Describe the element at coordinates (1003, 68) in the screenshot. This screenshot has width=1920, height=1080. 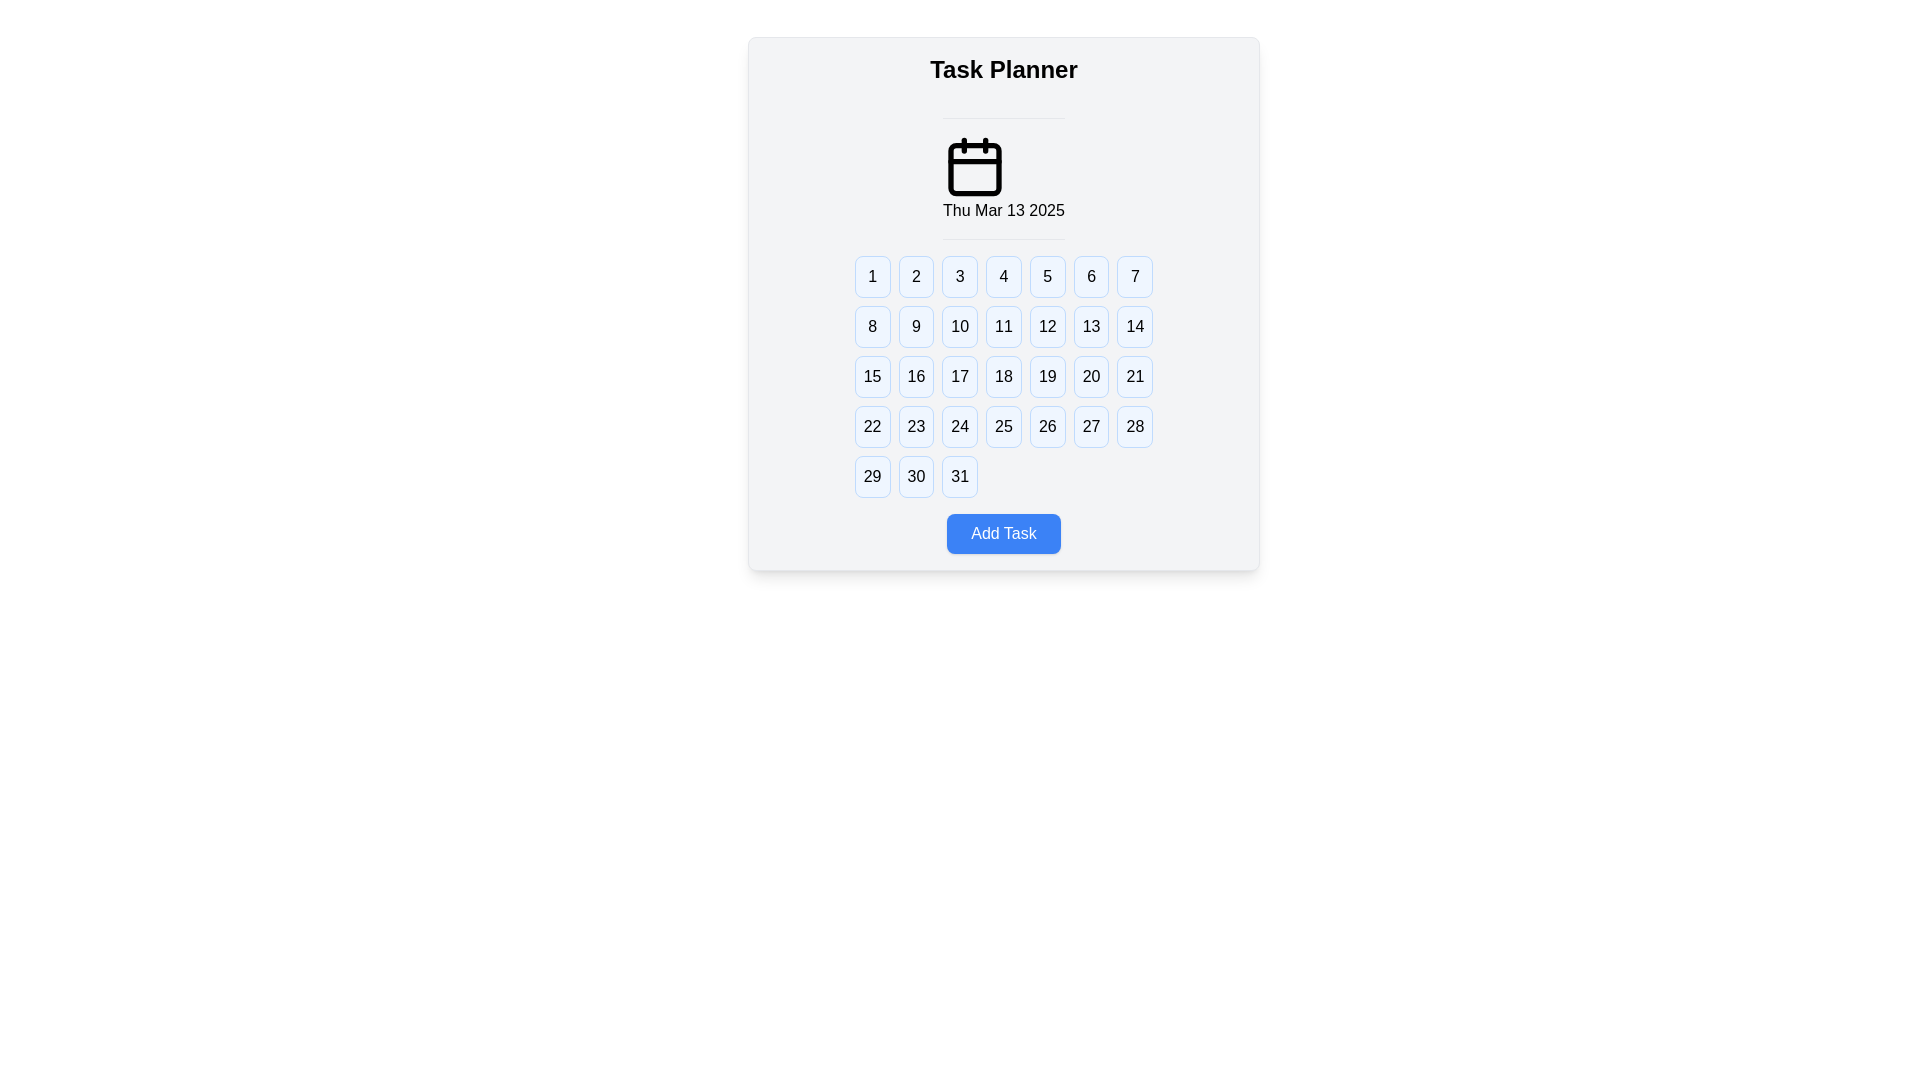
I see `the header text element that reads 'Task Planner', which is bold and larger than other text elements, located at the top-center of the interface` at that location.